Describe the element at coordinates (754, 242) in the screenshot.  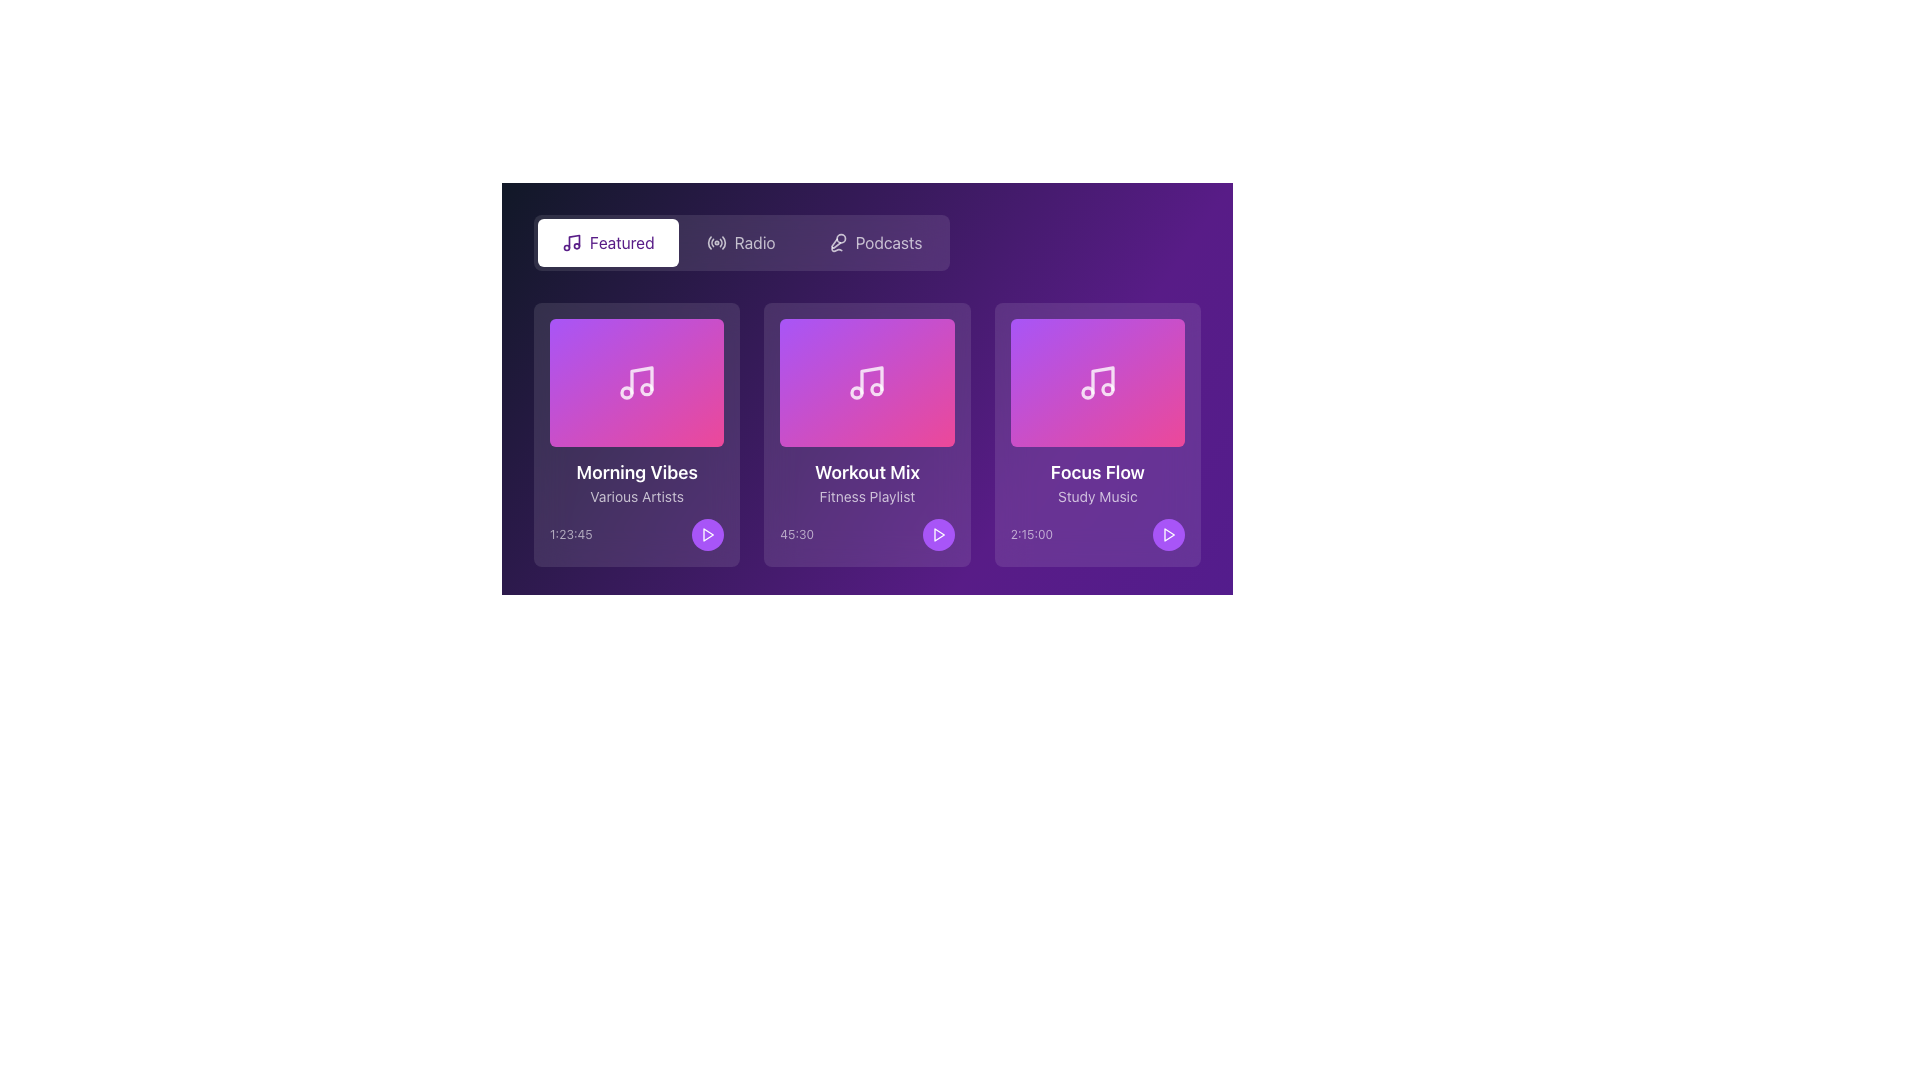
I see `the 'Radio' text link in the navigation bar` at that location.